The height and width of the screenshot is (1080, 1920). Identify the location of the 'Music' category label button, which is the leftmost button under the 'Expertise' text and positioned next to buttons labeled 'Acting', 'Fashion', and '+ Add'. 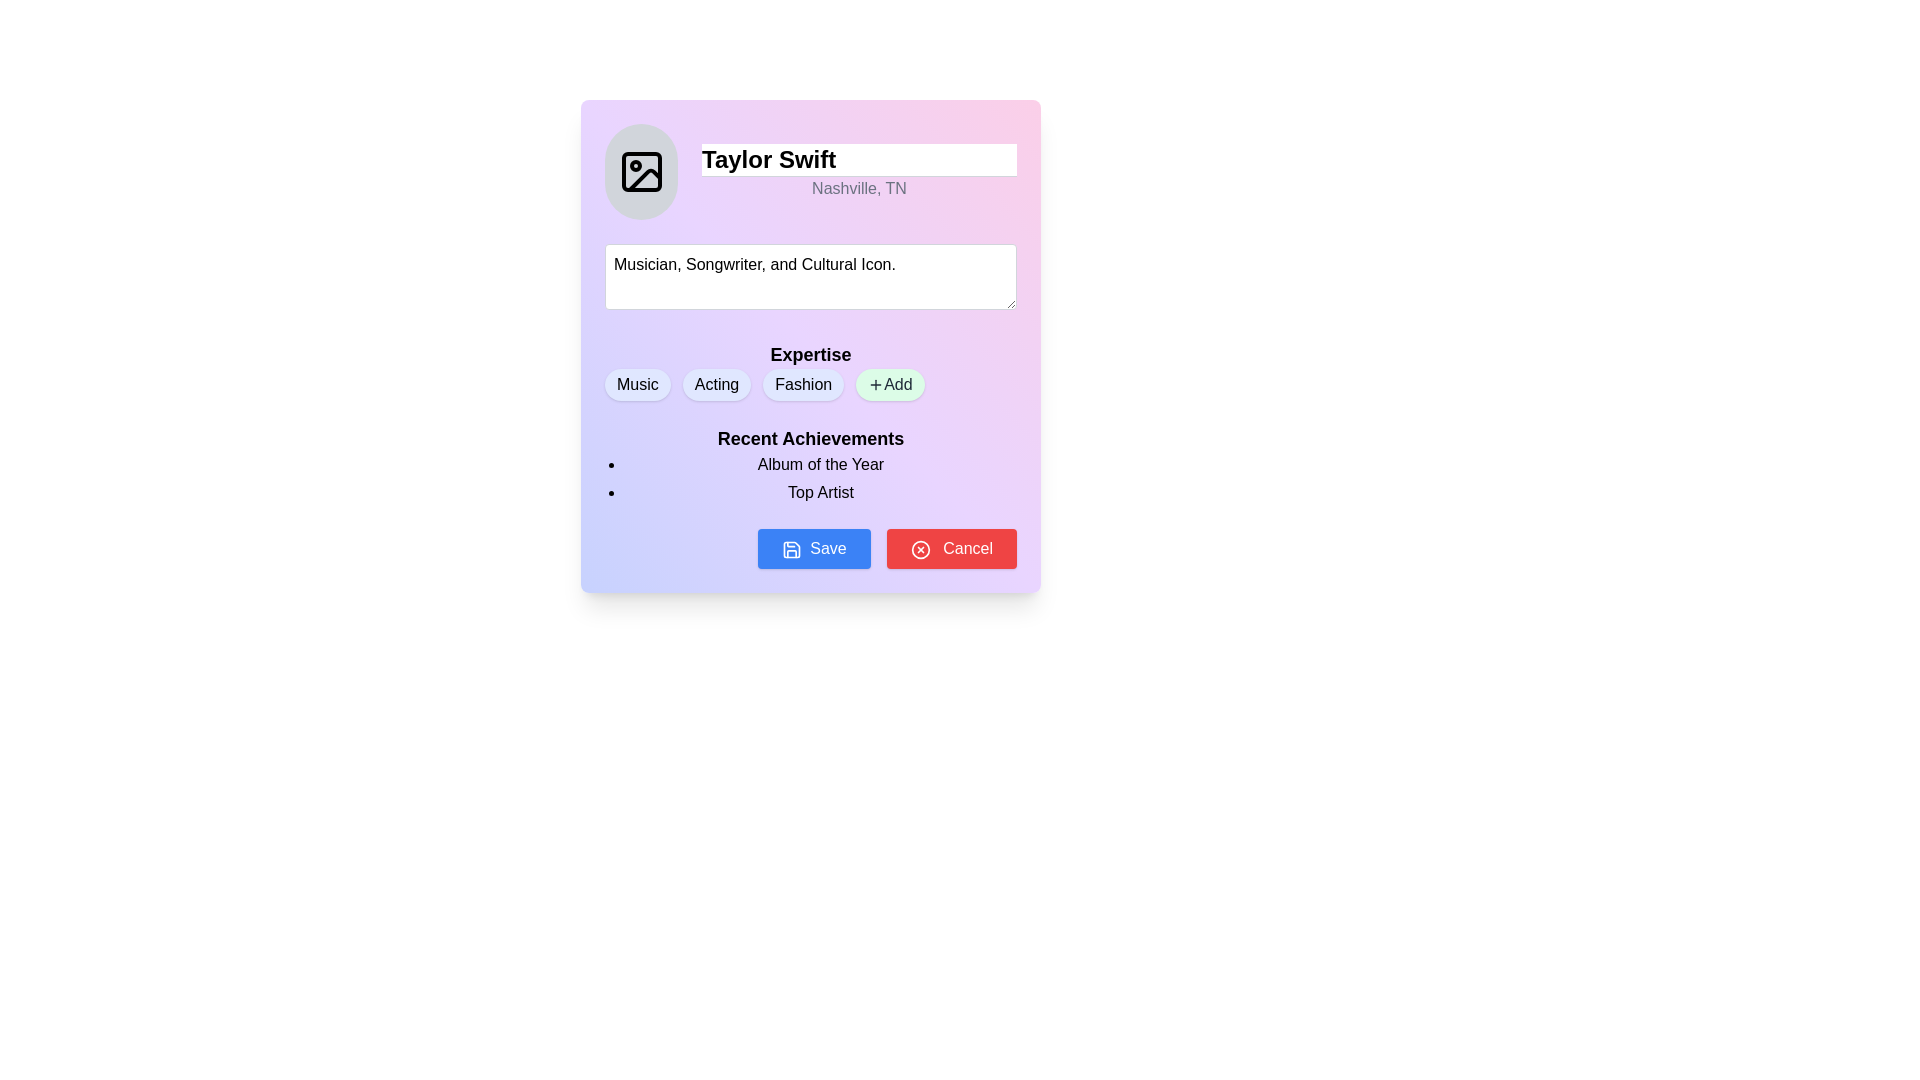
(636, 385).